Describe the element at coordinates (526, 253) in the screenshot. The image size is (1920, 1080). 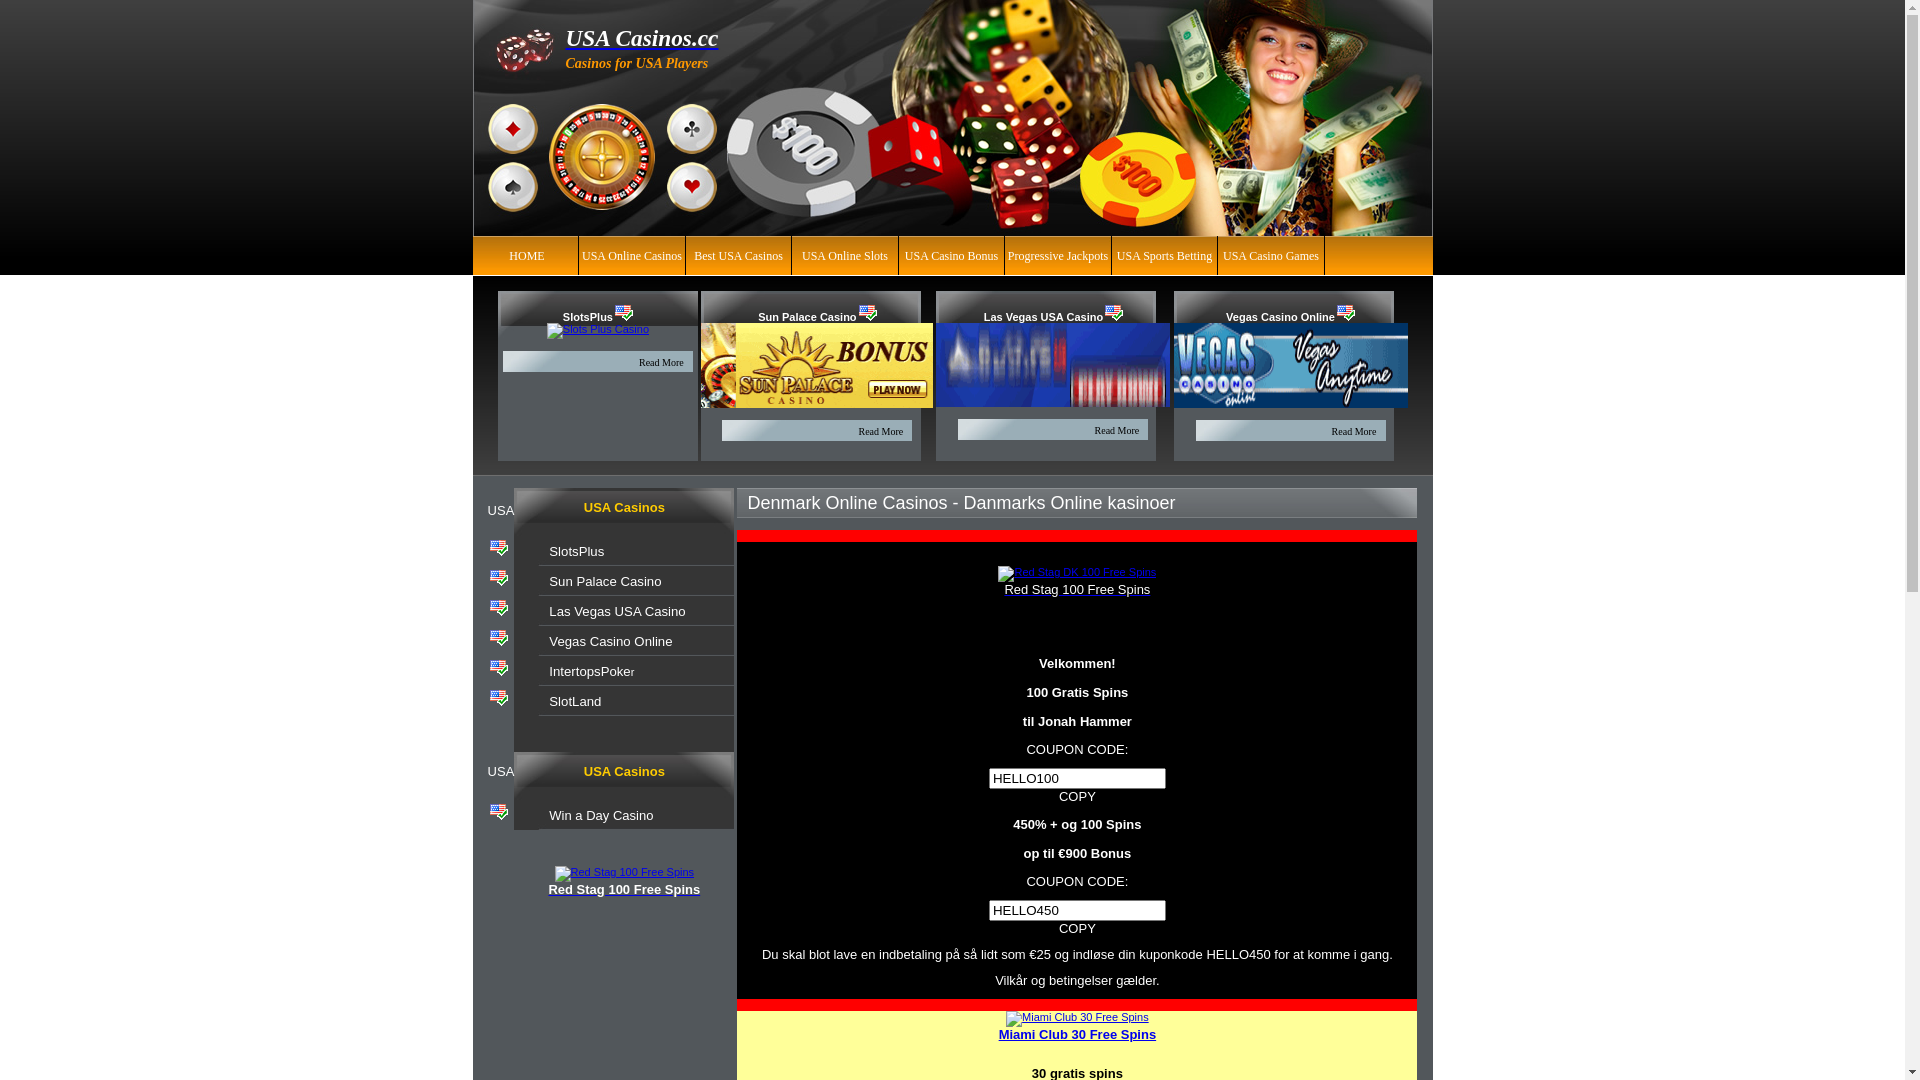
I see `'HOME'` at that location.